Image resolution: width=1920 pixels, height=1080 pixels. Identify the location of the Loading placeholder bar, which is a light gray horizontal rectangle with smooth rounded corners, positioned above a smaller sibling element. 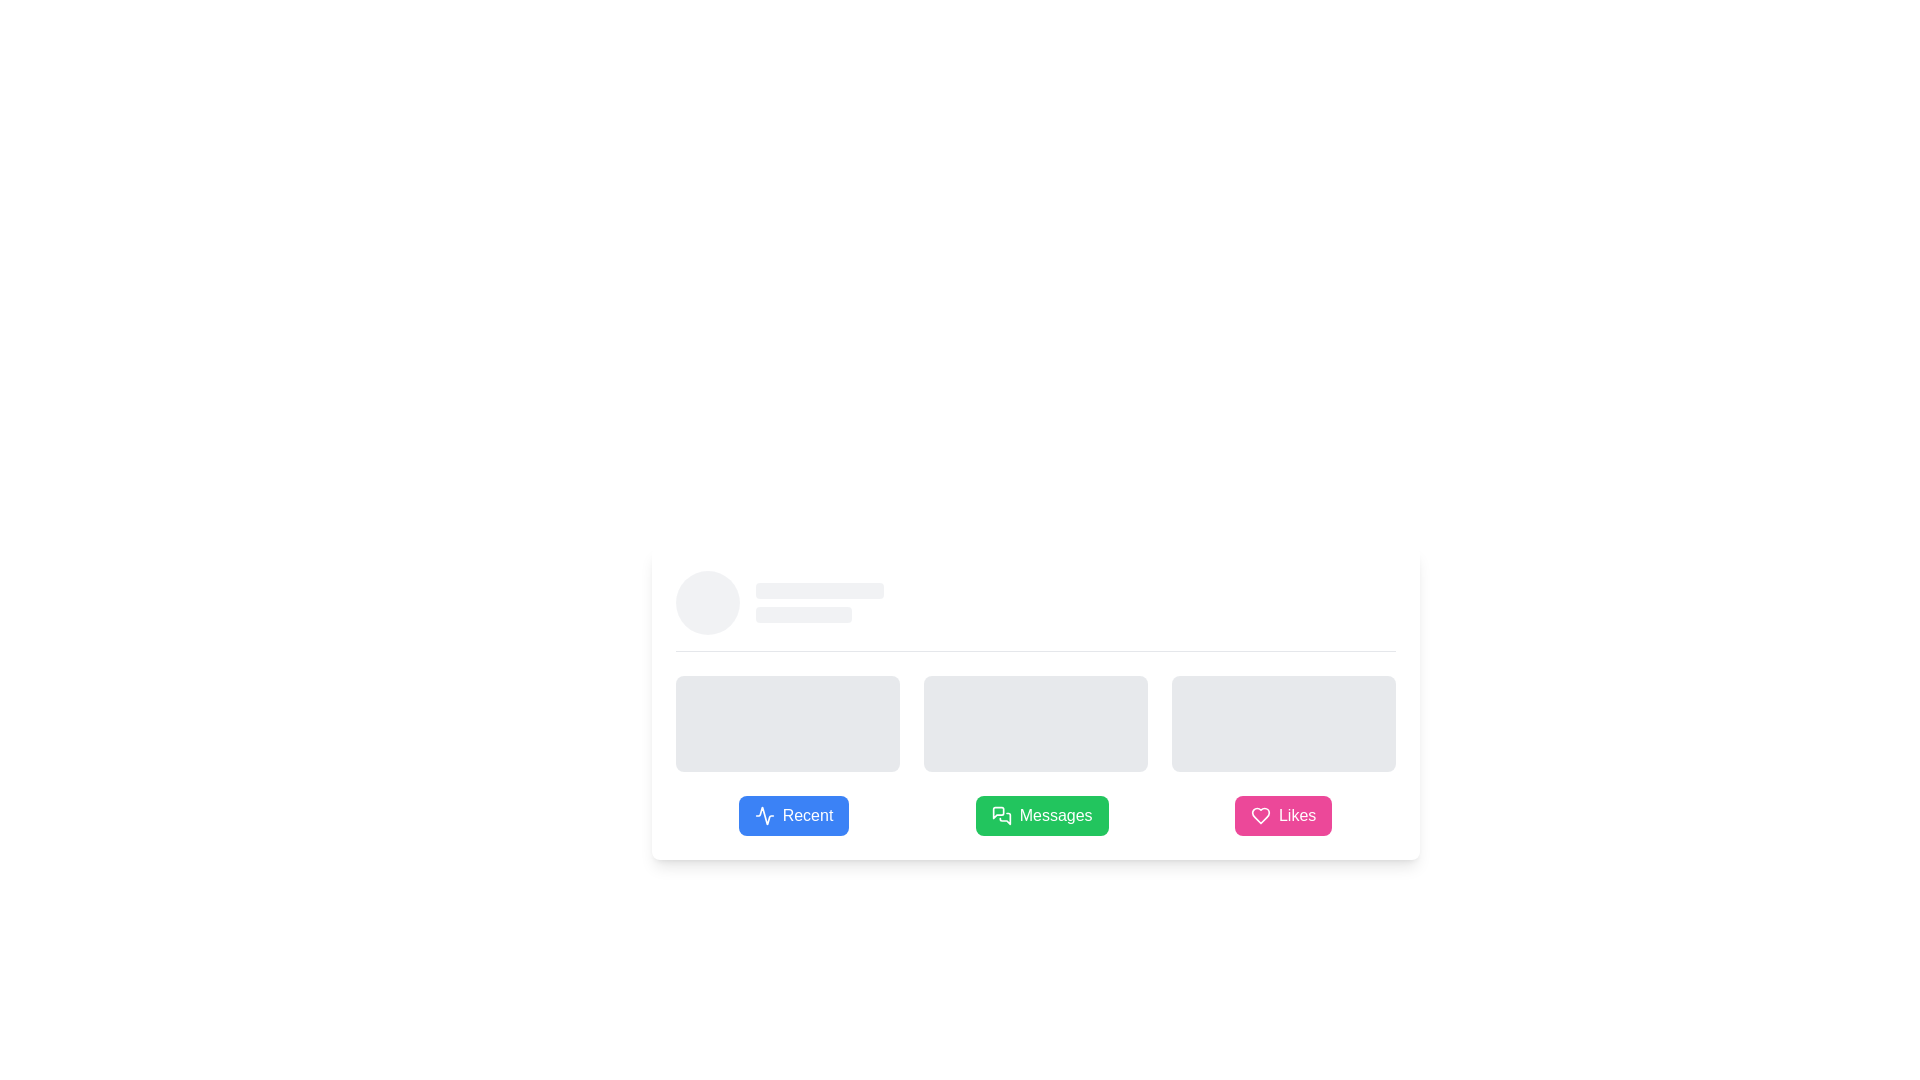
(819, 589).